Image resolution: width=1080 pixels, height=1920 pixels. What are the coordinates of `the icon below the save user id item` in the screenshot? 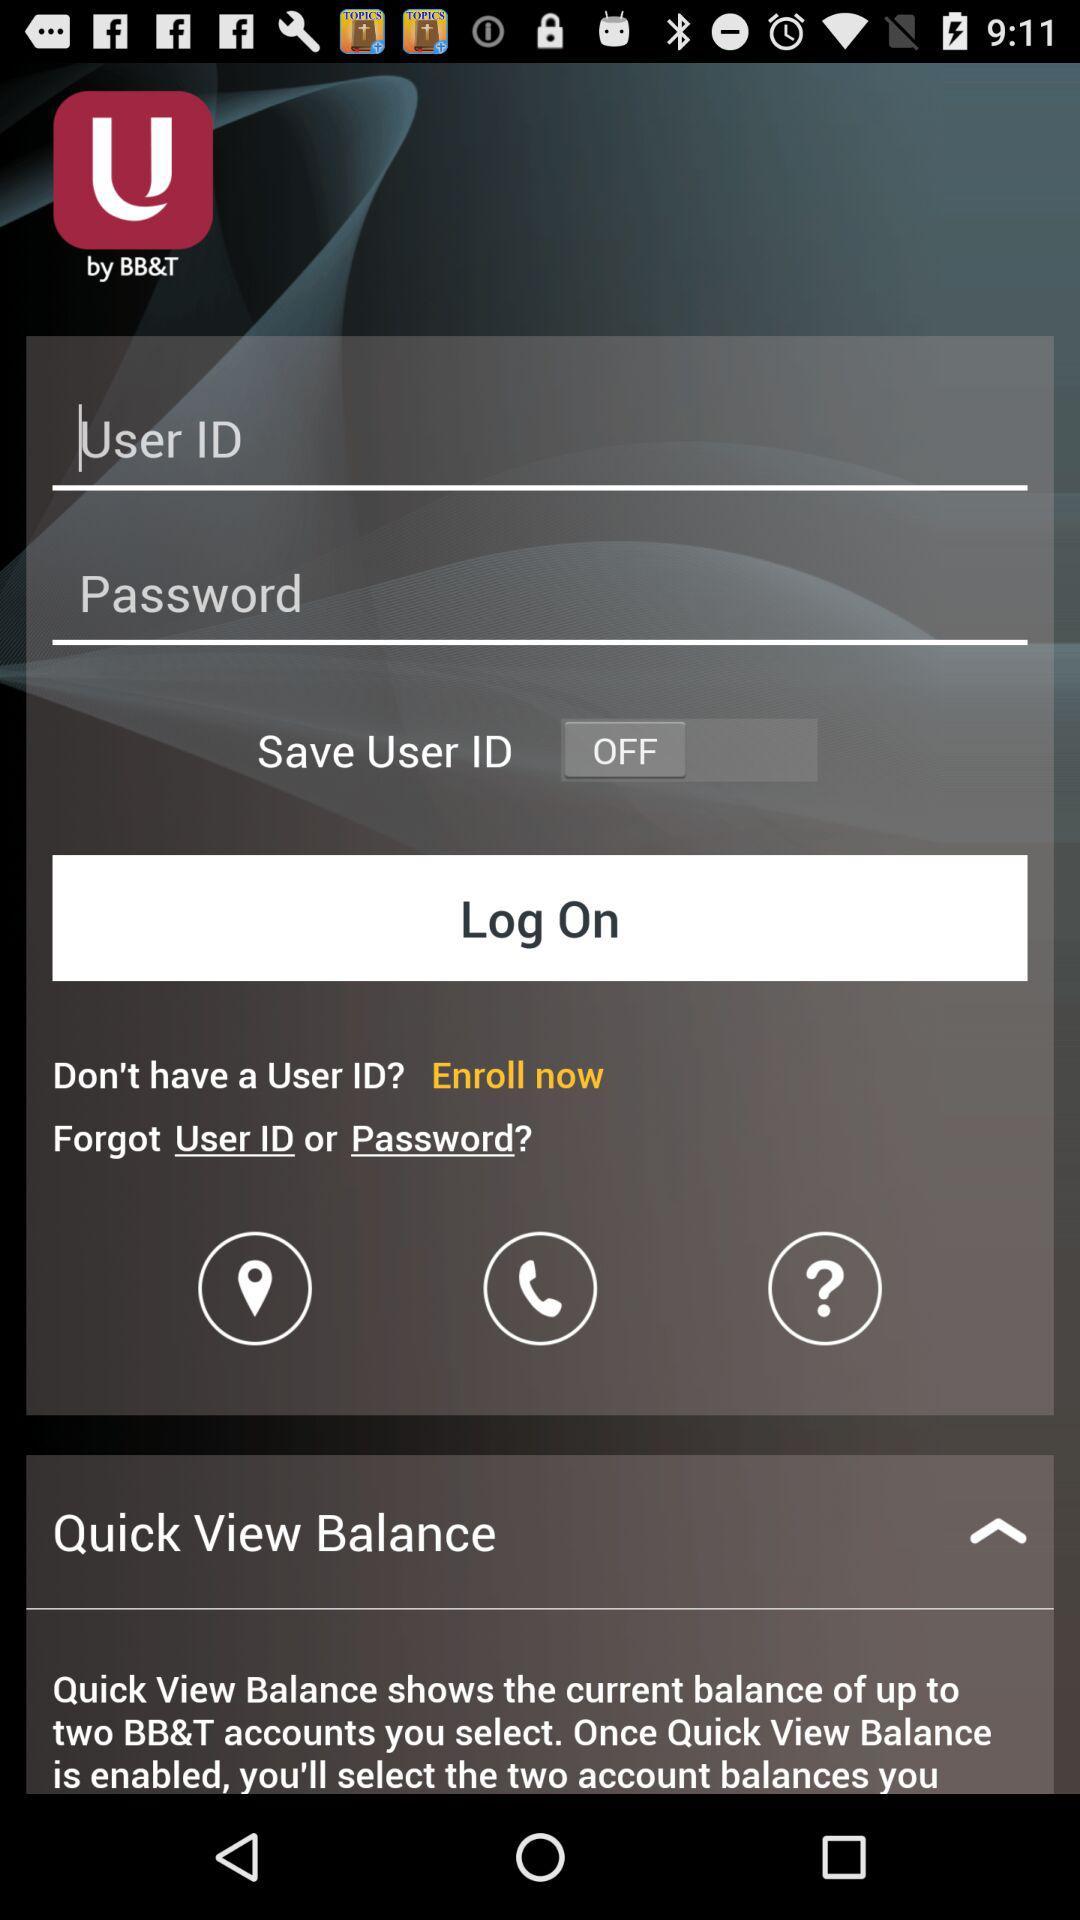 It's located at (540, 916).